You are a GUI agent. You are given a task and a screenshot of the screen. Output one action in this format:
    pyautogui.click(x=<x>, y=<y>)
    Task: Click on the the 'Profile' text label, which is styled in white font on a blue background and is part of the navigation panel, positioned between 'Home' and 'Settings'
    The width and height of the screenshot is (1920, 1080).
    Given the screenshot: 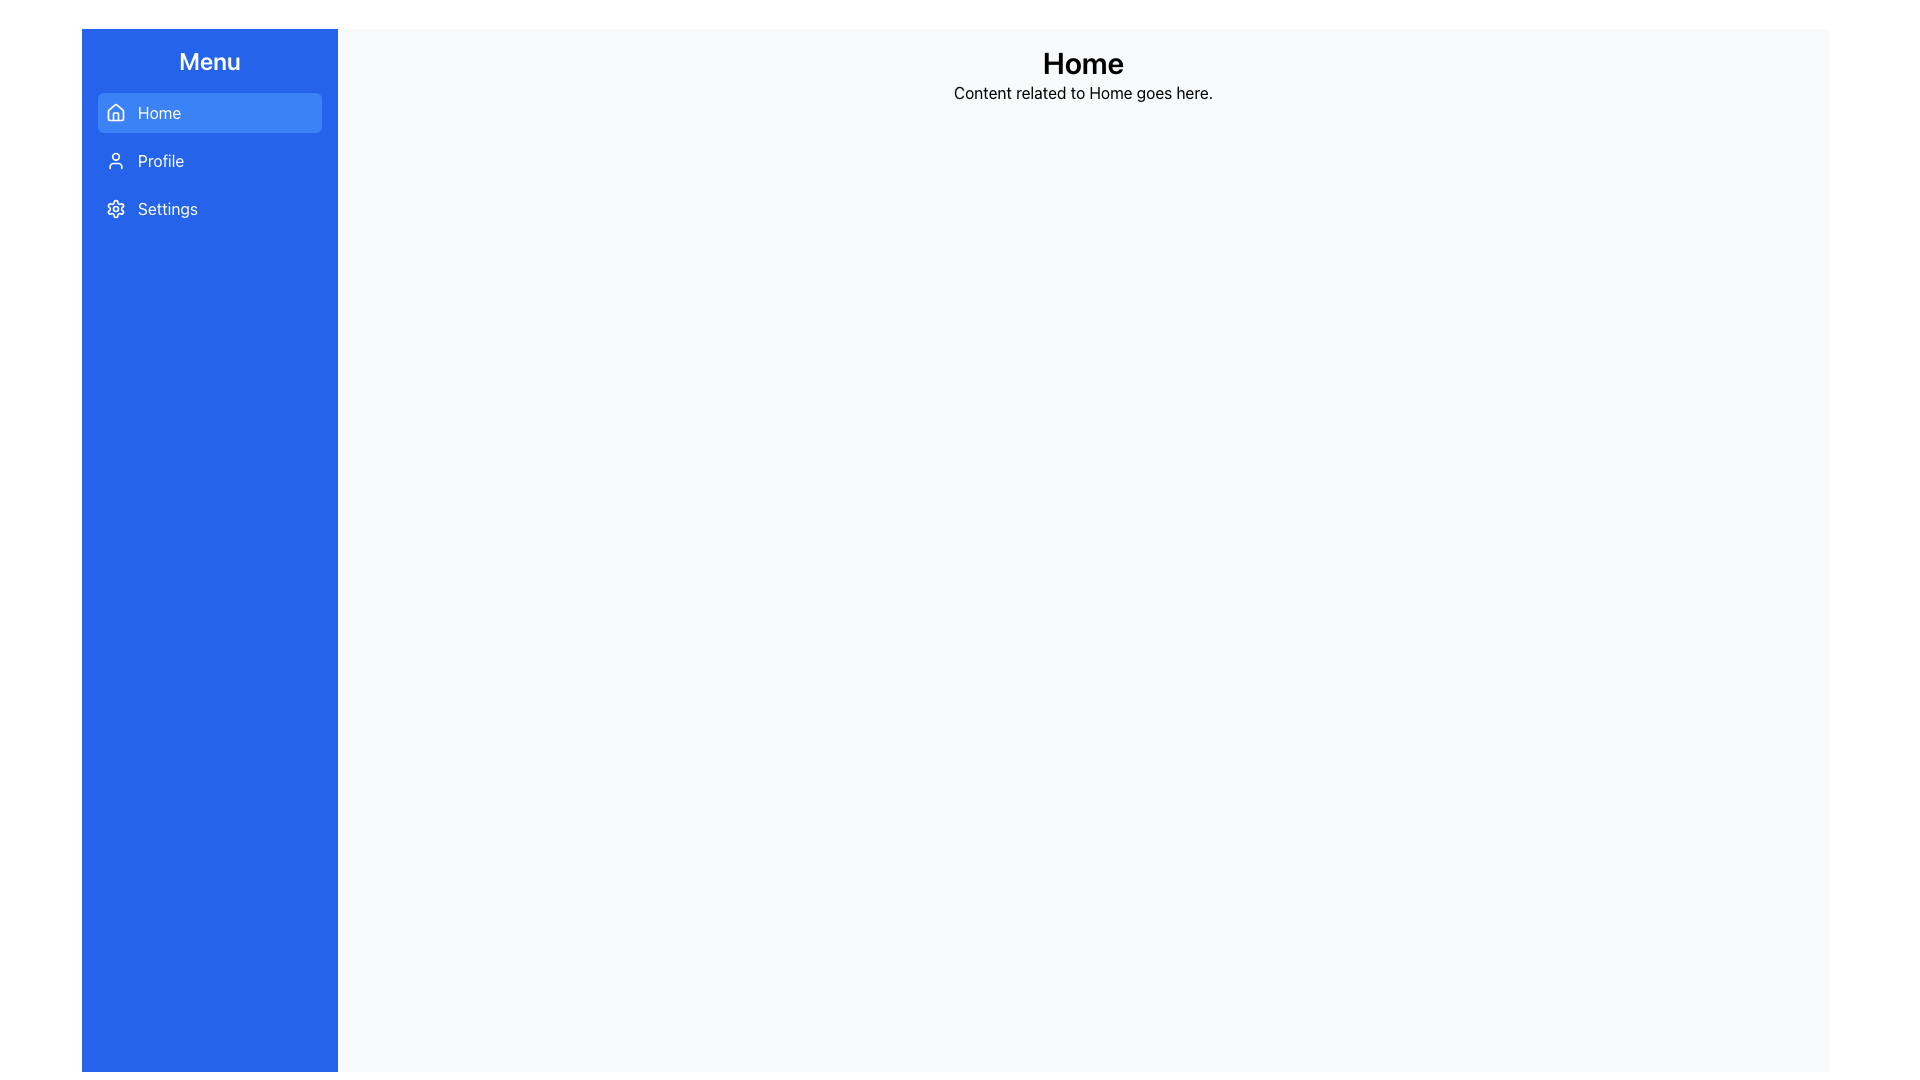 What is the action you would take?
    pyautogui.click(x=161, y=160)
    